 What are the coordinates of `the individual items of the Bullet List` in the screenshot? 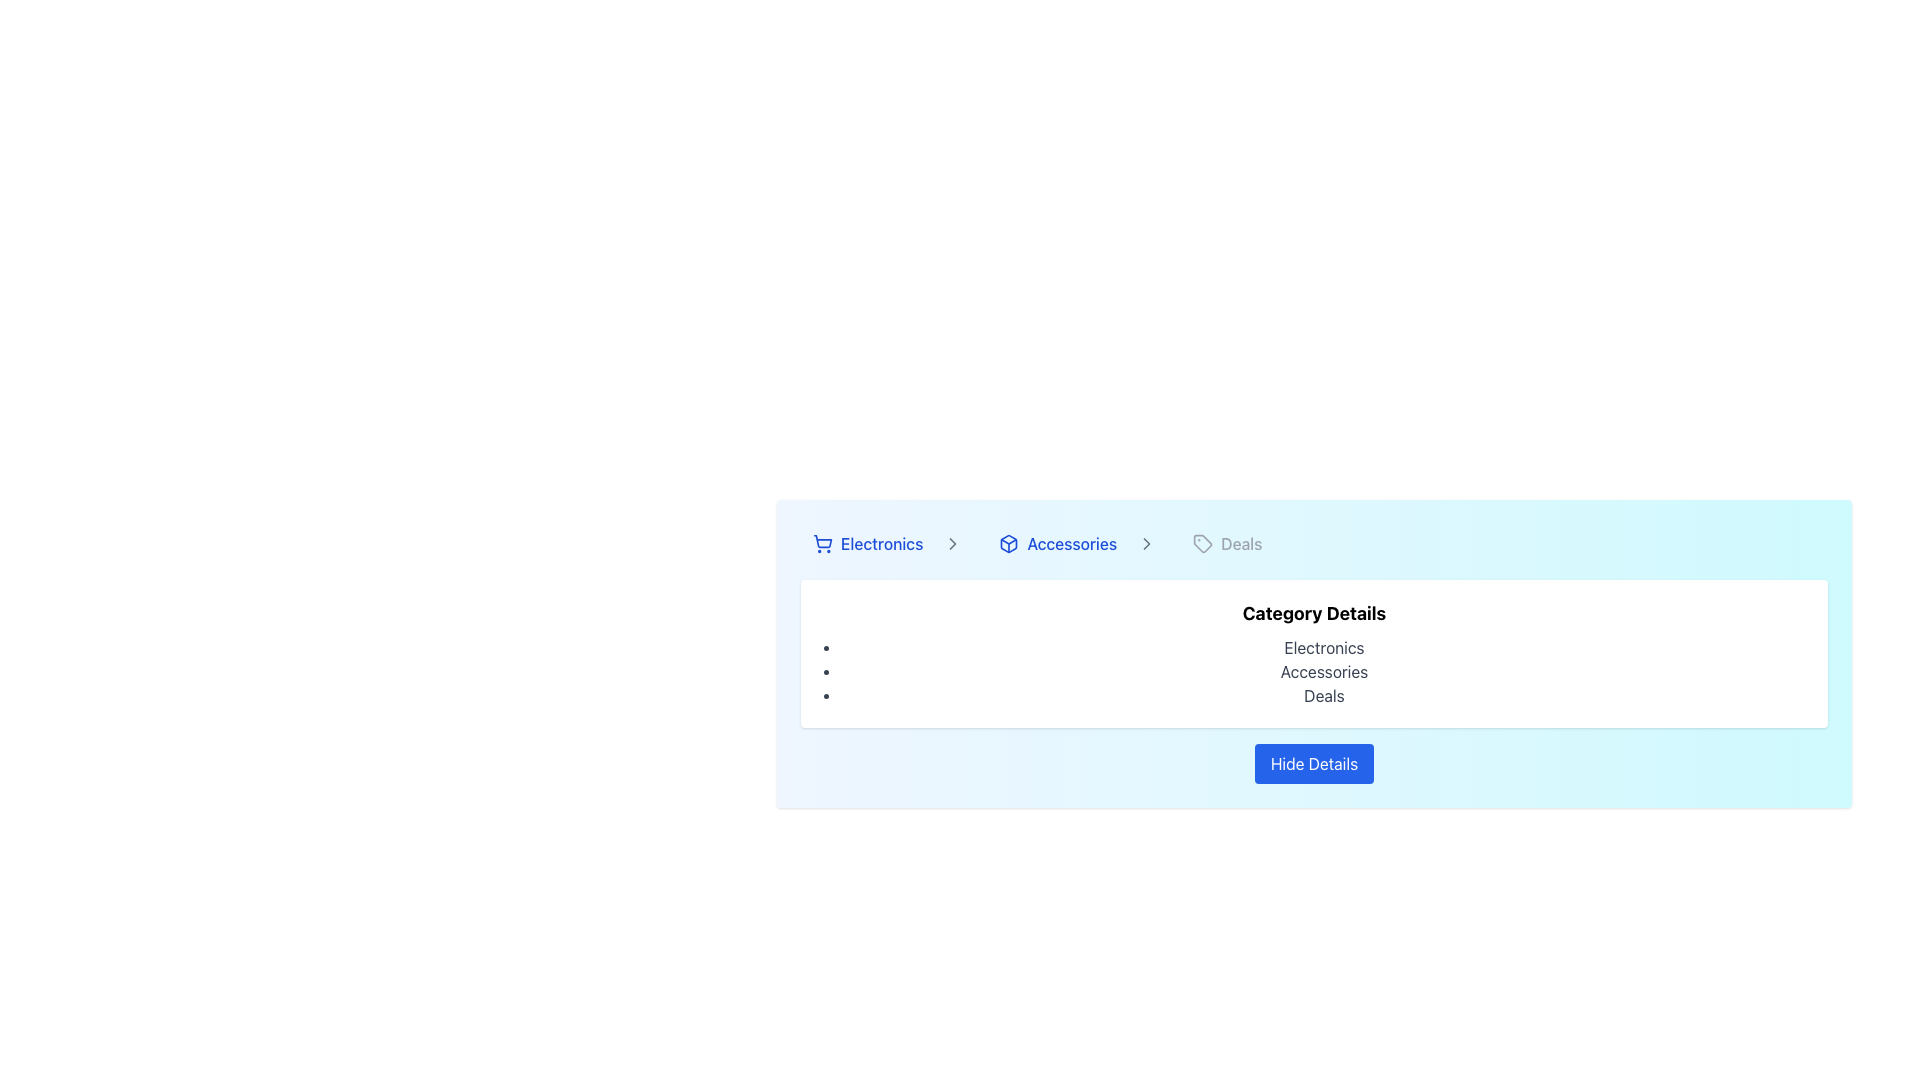 It's located at (1324, 671).